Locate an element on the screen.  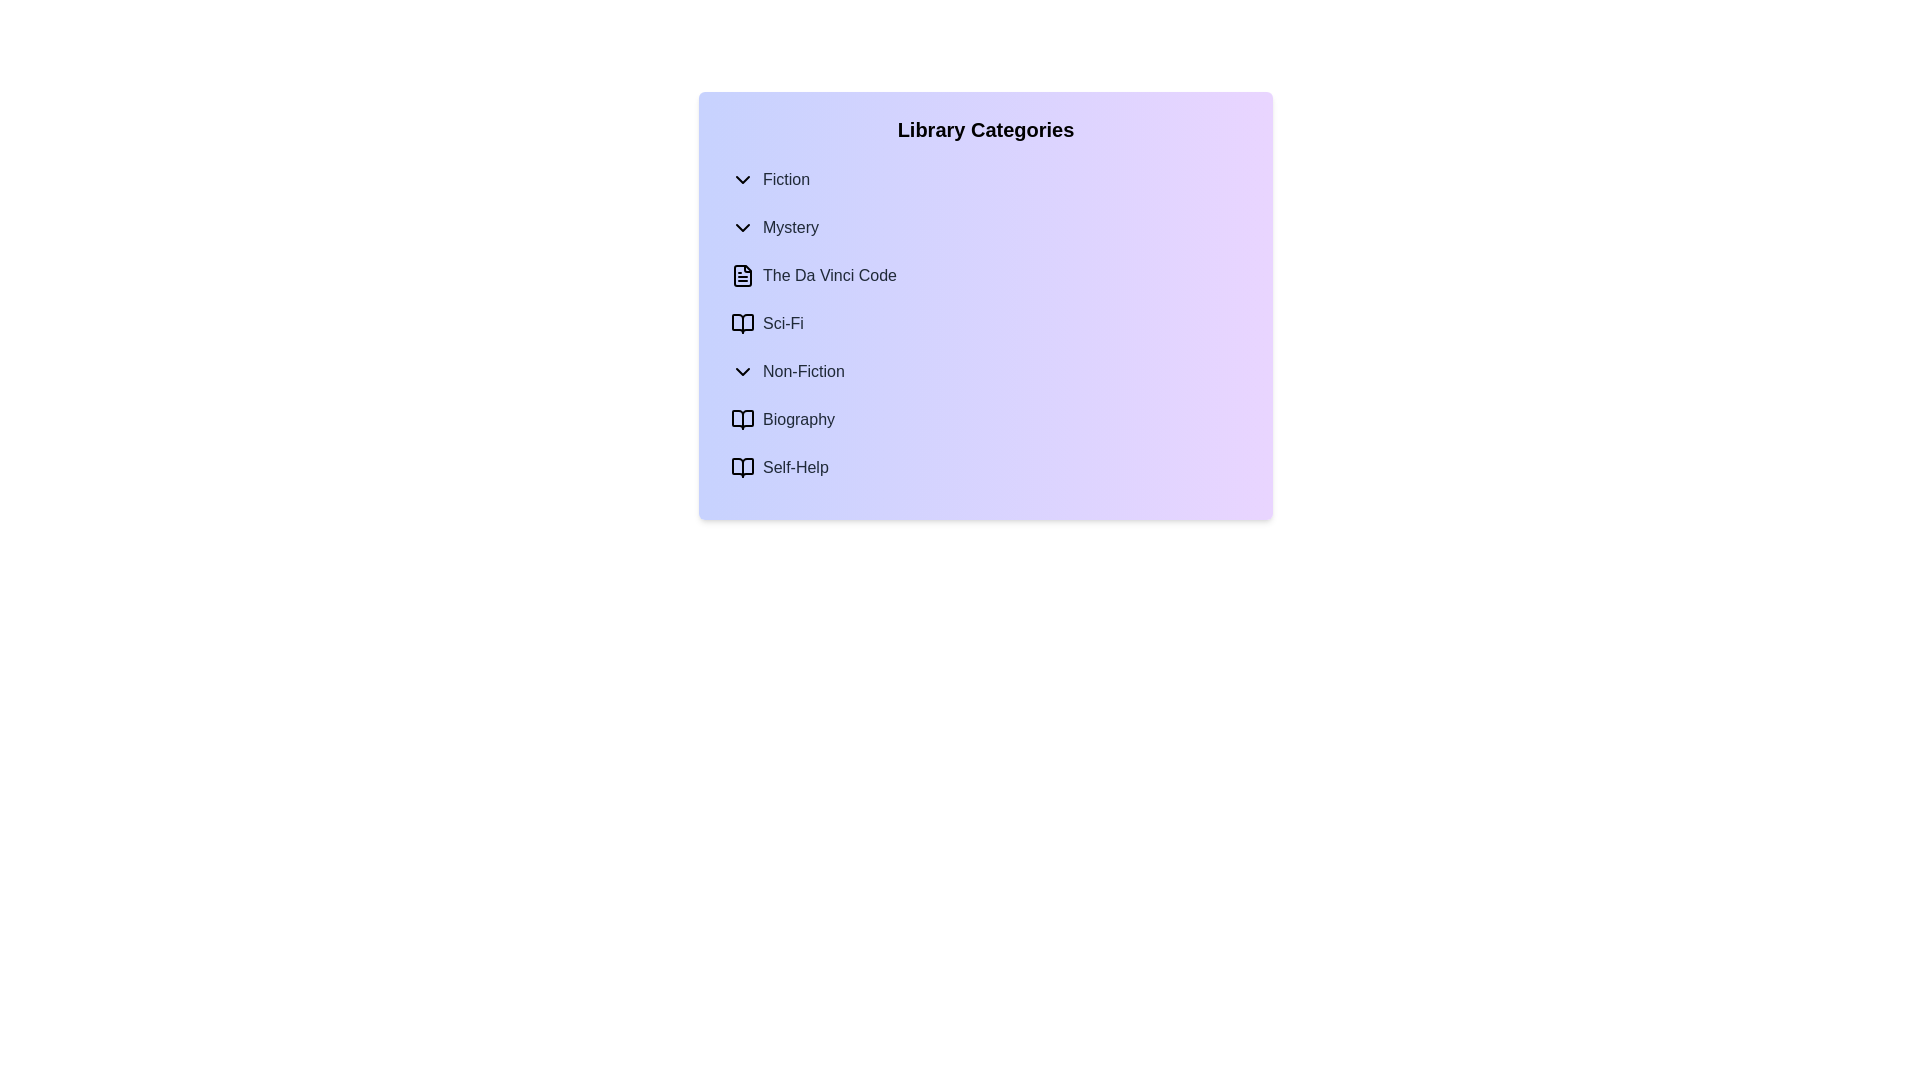
the 'Non-Fiction' text label in the category menu, which is centrally positioned between 'Sci-Fi' and 'Biography' is located at coordinates (803, 371).